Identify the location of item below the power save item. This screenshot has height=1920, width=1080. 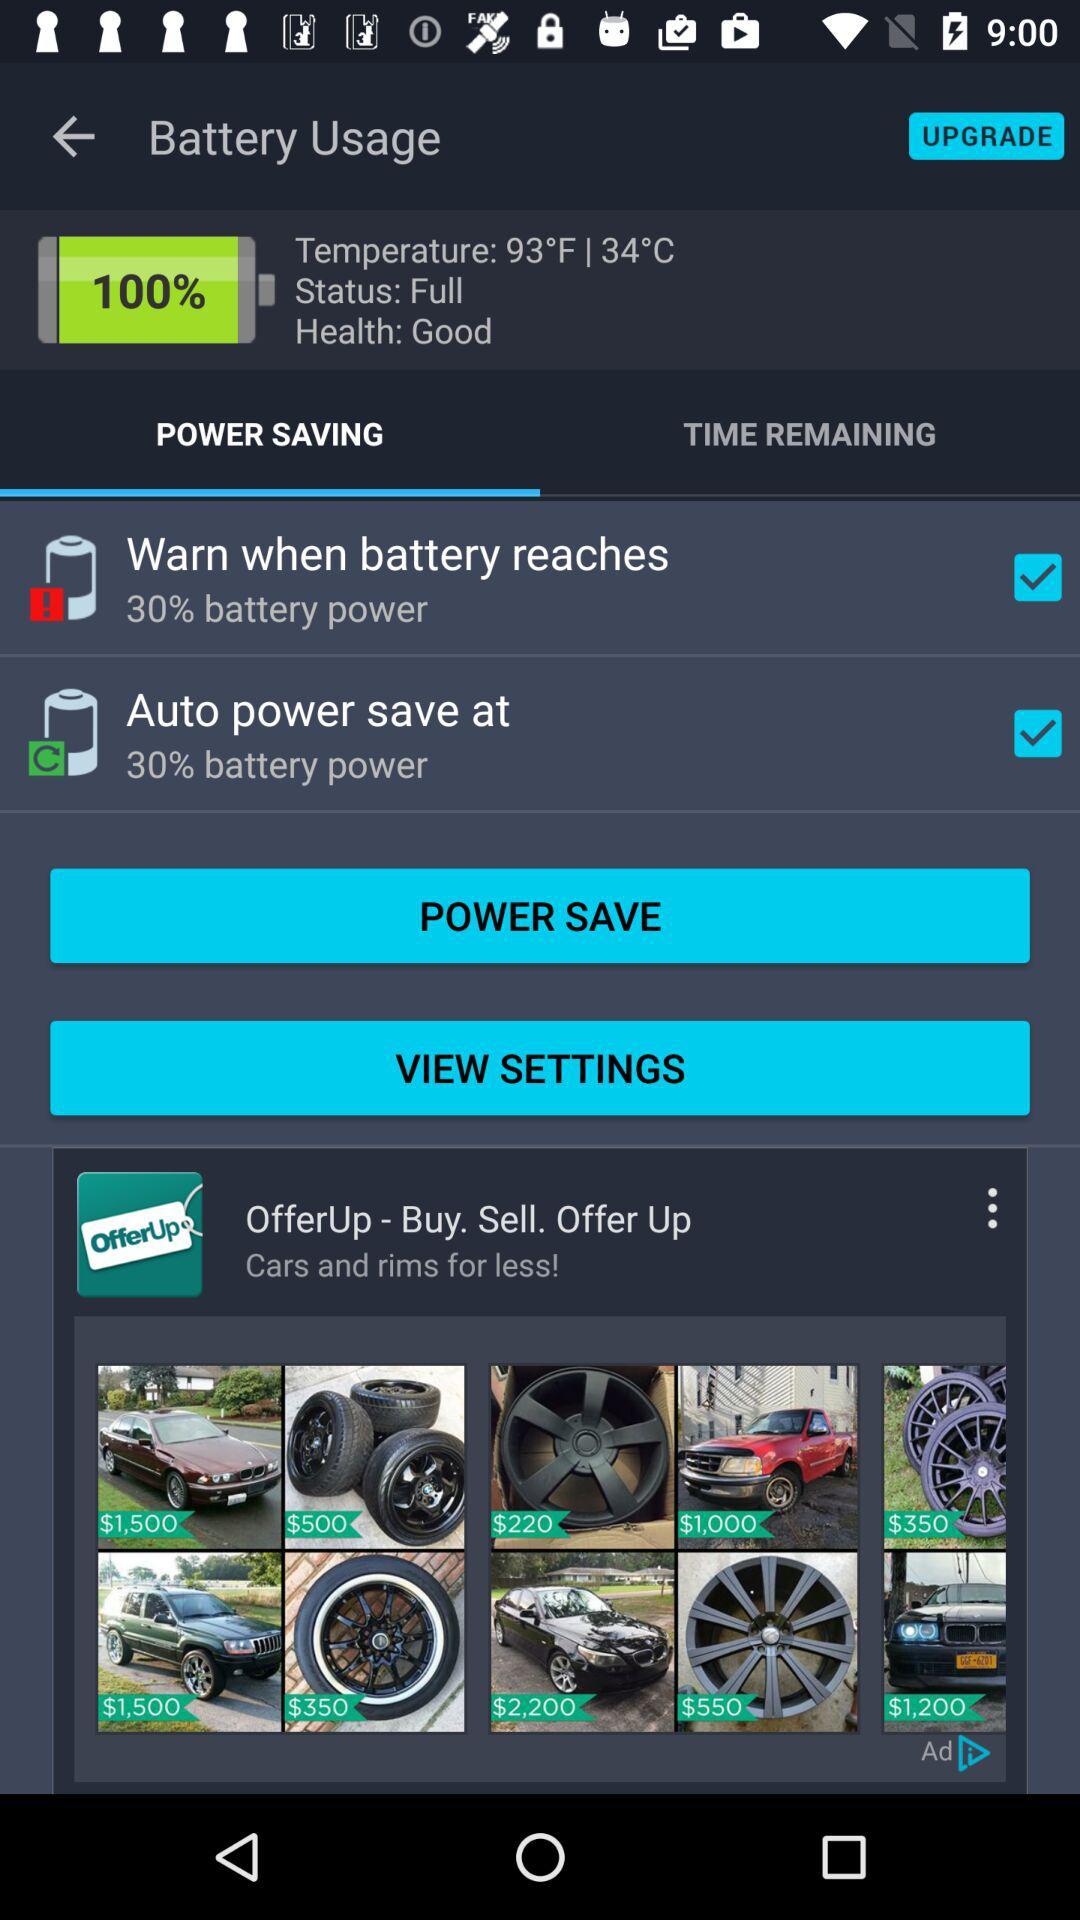
(540, 1067).